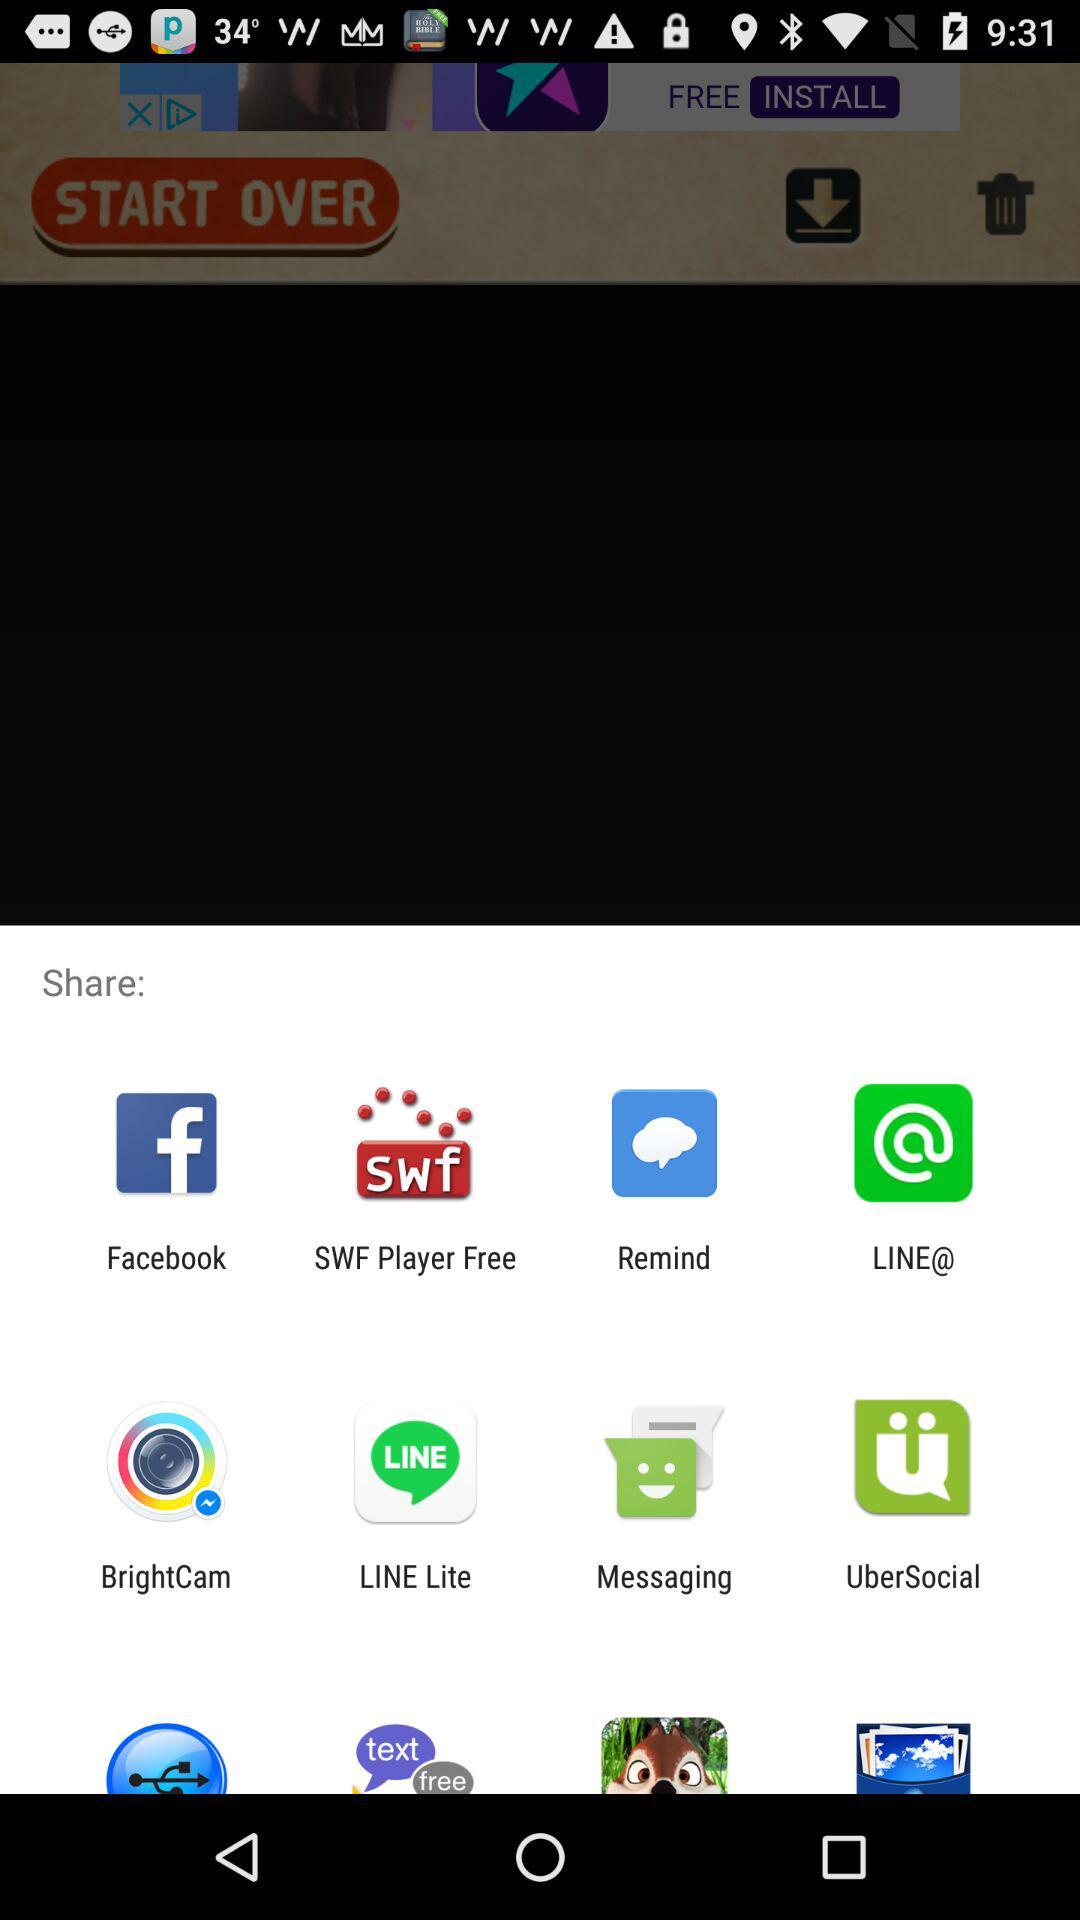  What do you see at coordinates (165, 1274) in the screenshot?
I see `facebook item` at bounding box center [165, 1274].